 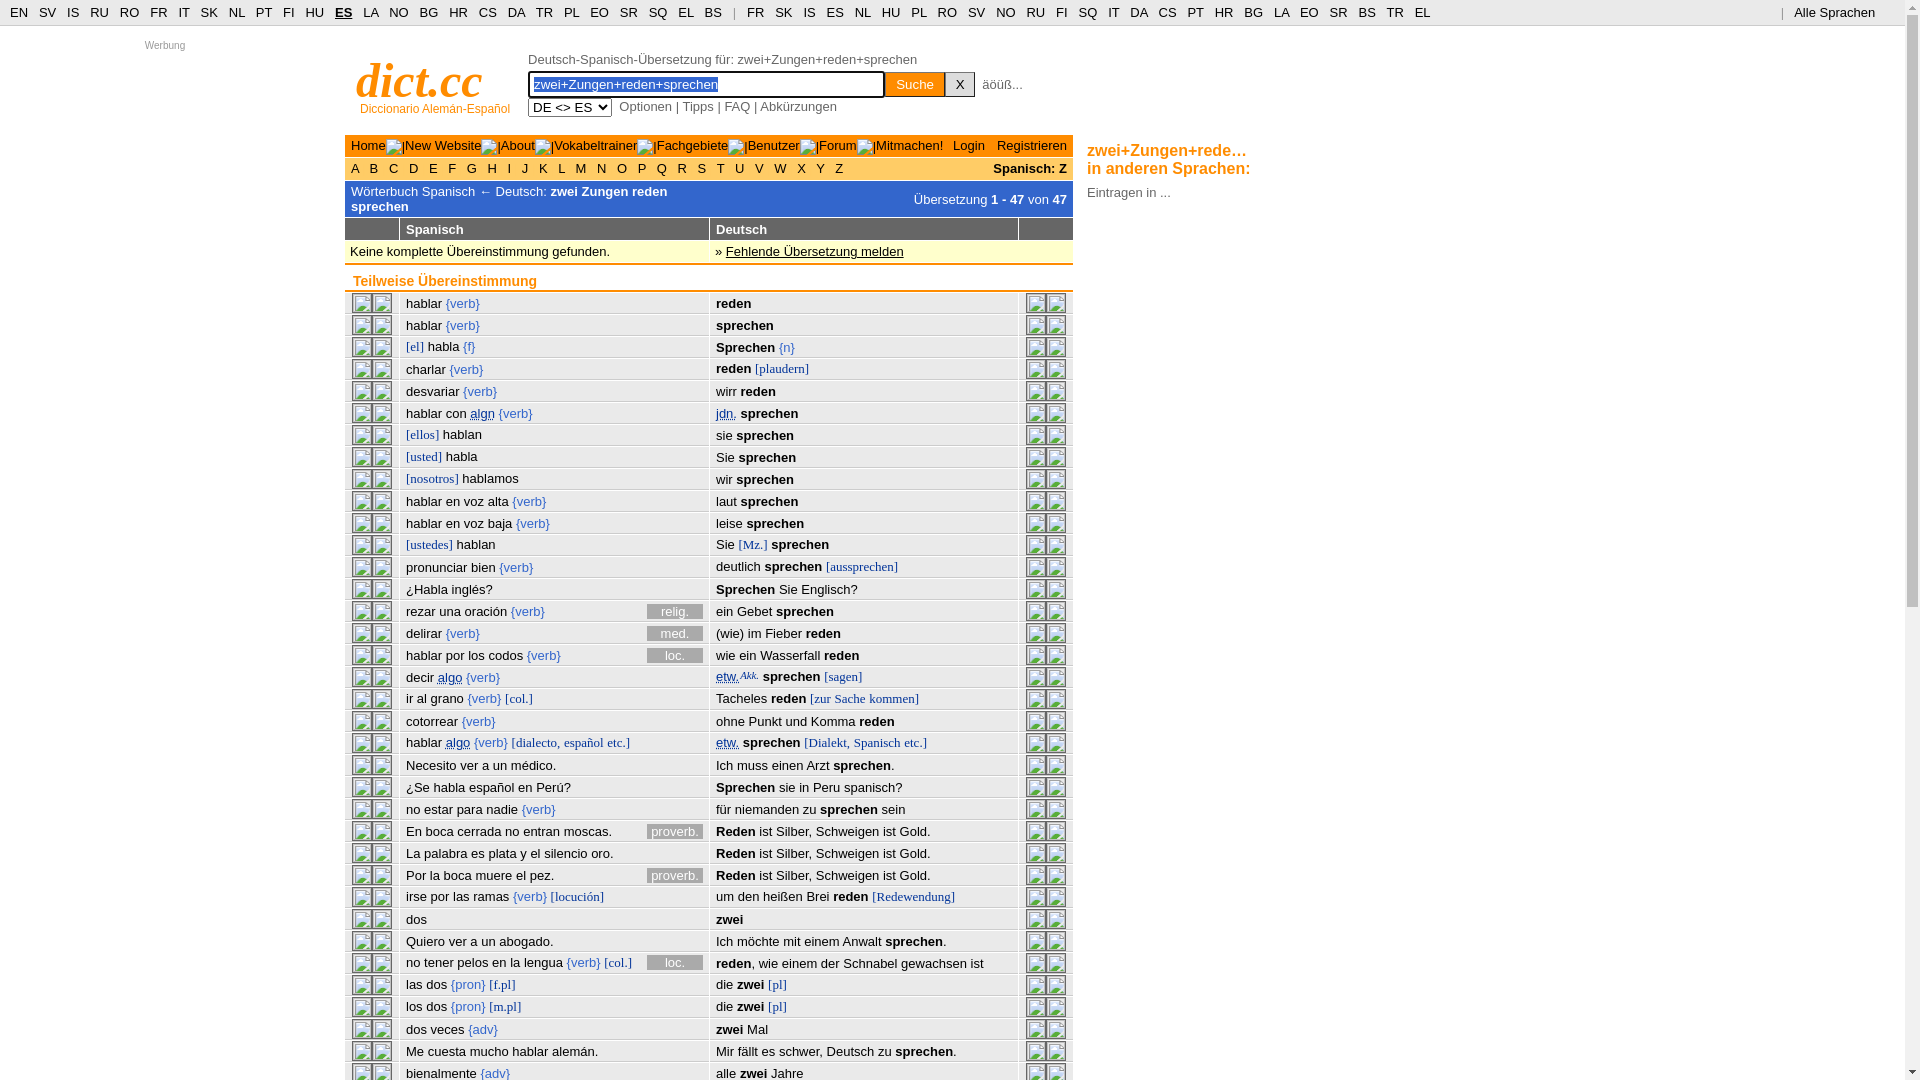 I want to click on 'Schnabel', so click(x=869, y=962).